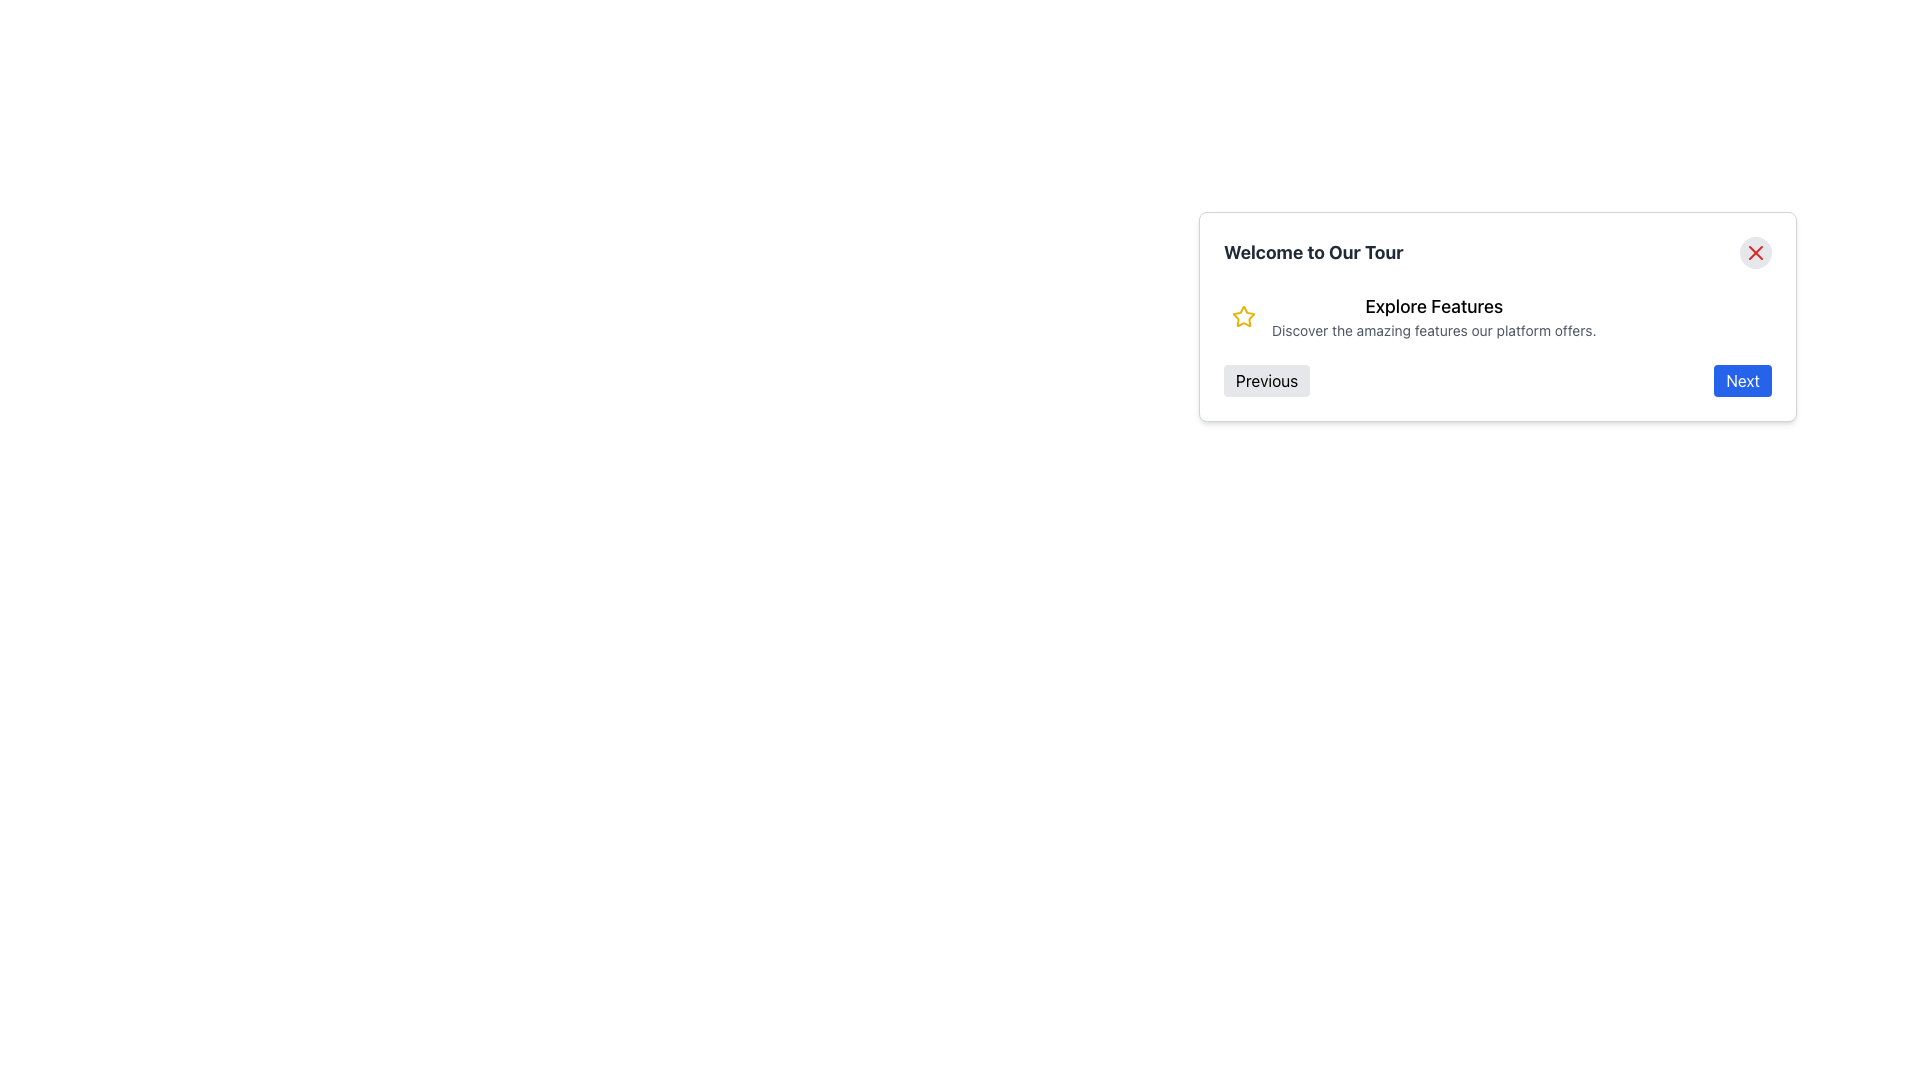 Image resolution: width=1920 pixels, height=1080 pixels. Describe the element at coordinates (1266, 381) in the screenshot. I see `the 'Previous' button, which is a rectangular button with a soft gray background and slightly rounded edges` at that location.